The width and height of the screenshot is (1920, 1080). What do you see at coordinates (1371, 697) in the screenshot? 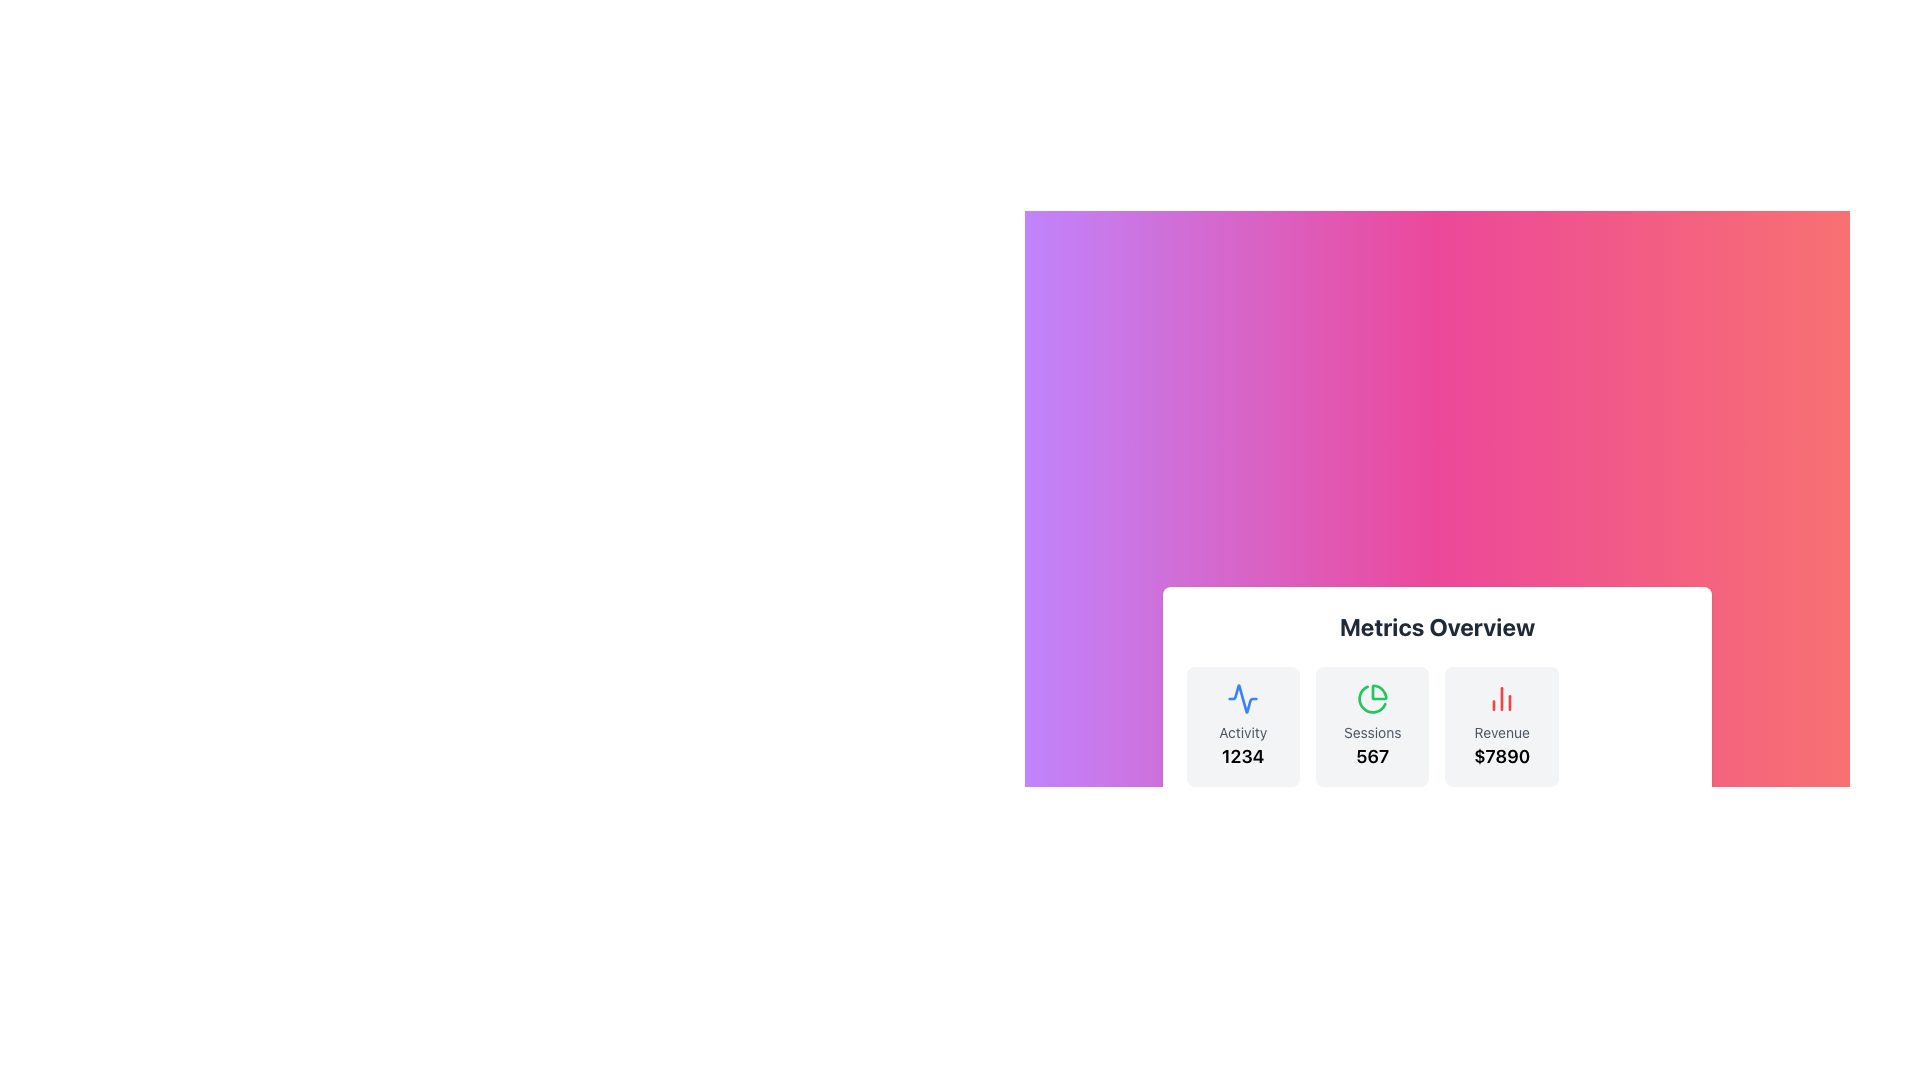
I see `the SVG pie chart icon located at the top of the 'Sessions' card within the 'Metrics Overview' section` at bounding box center [1371, 697].